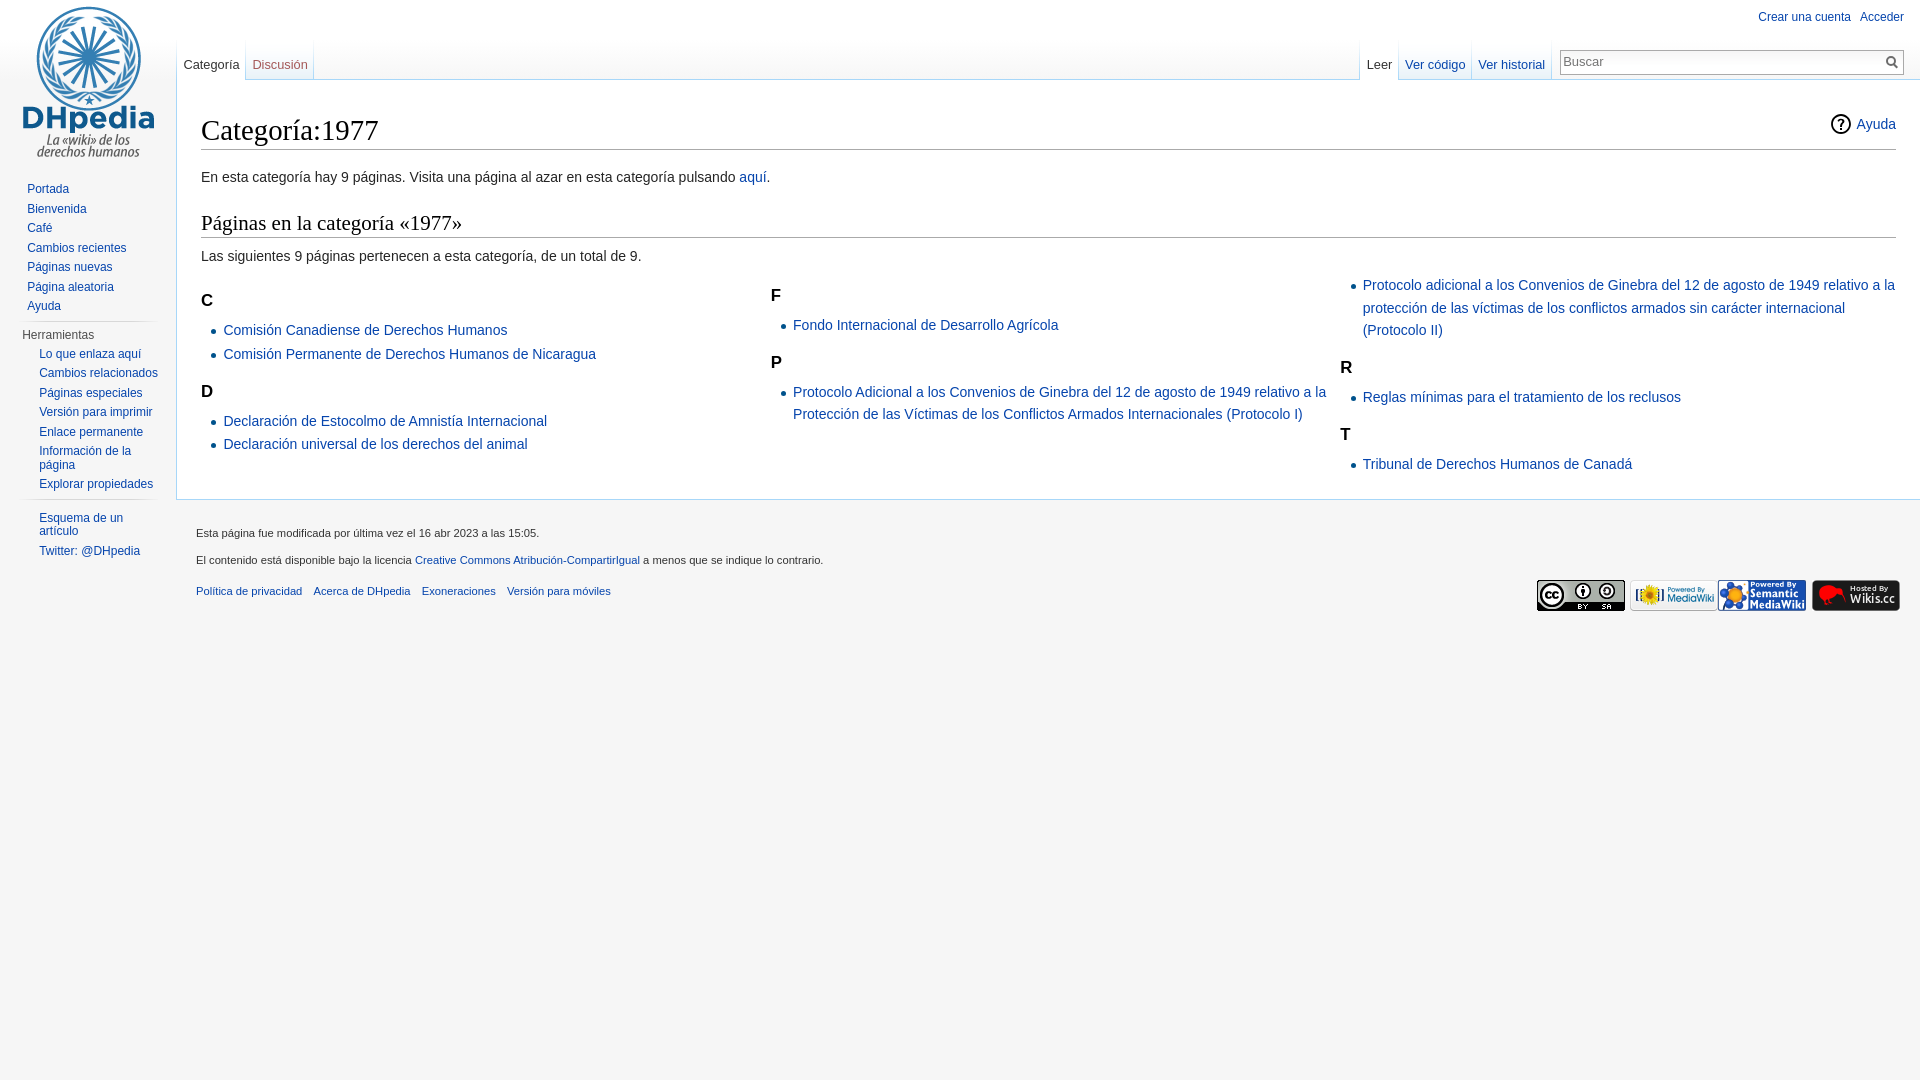 The image size is (1920, 1080). What do you see at coordinates (362, 589) in the screenshot?
I see `'Acerca de DHpedia'` at bounding box center [362, 589].